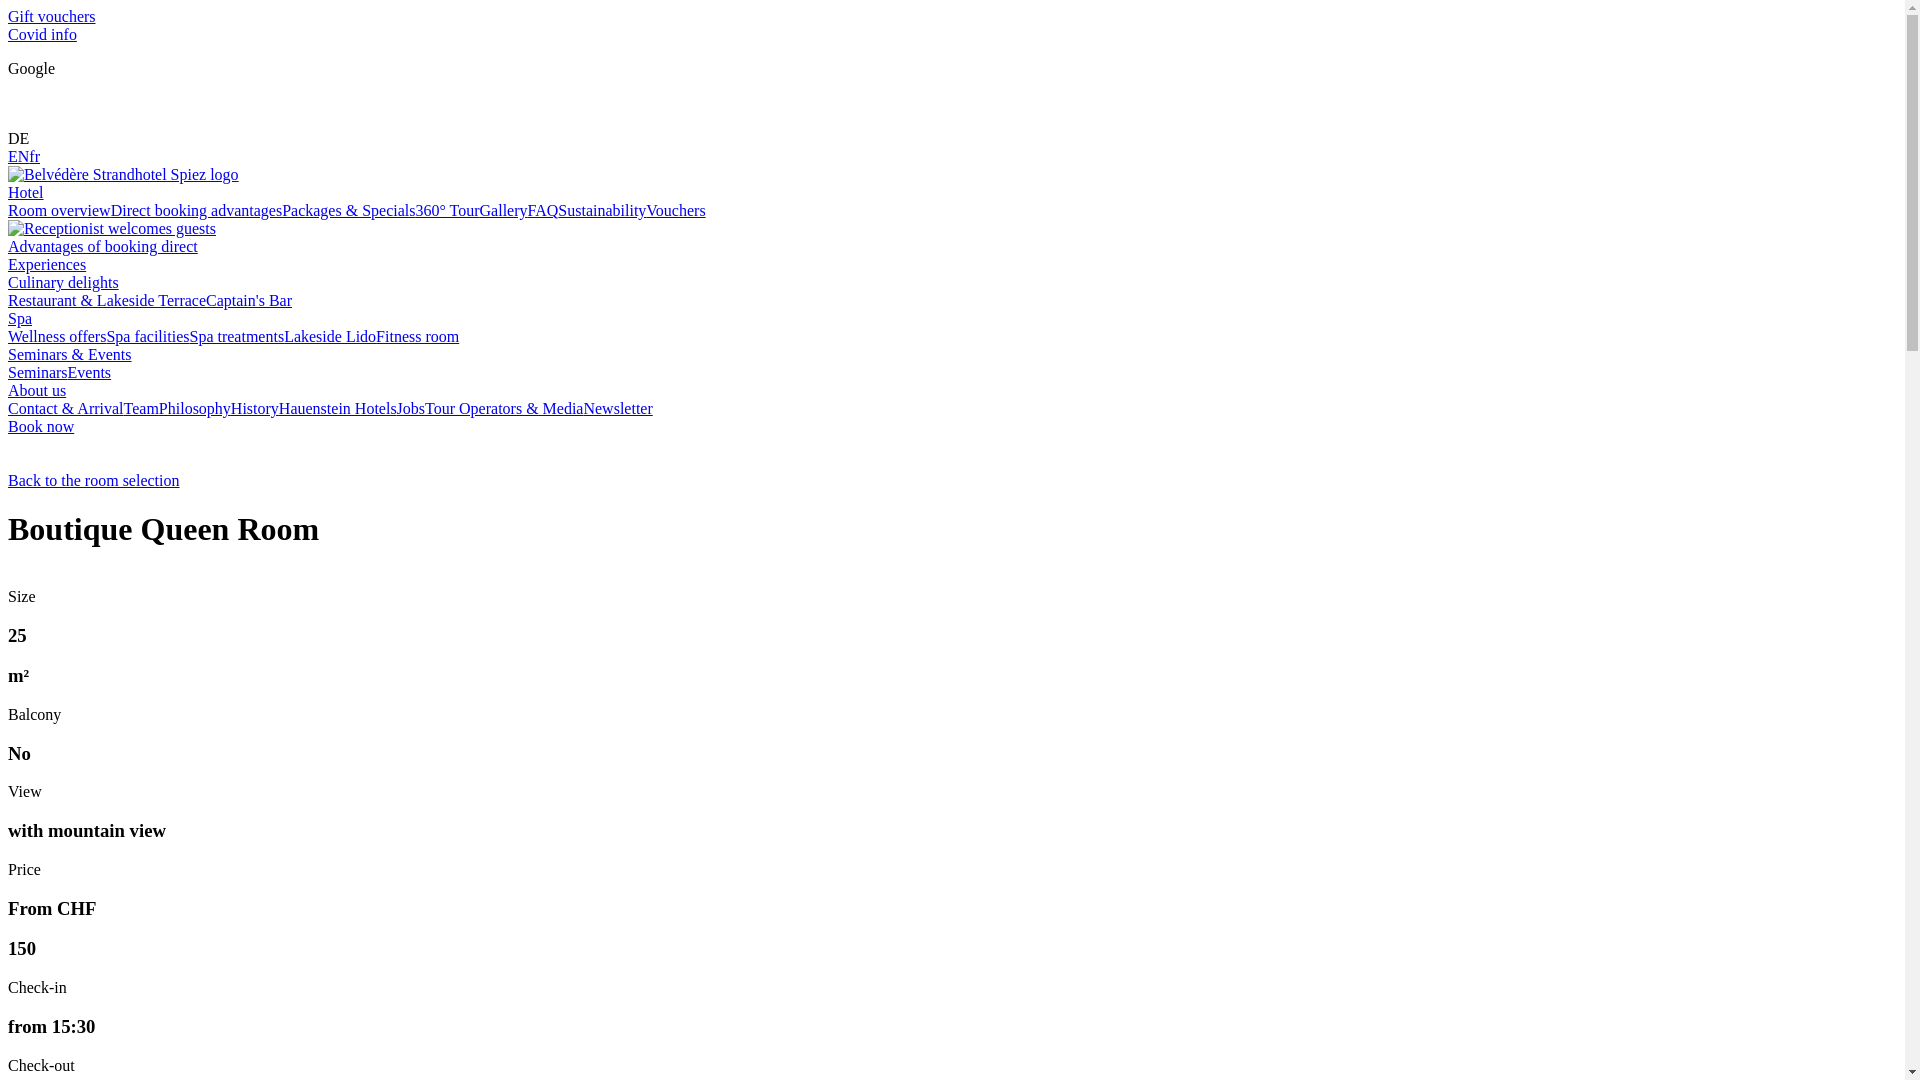 The height and width of the screenshot is (1080, 1920). I want to click on 'Newsletter', so click(616, 407).